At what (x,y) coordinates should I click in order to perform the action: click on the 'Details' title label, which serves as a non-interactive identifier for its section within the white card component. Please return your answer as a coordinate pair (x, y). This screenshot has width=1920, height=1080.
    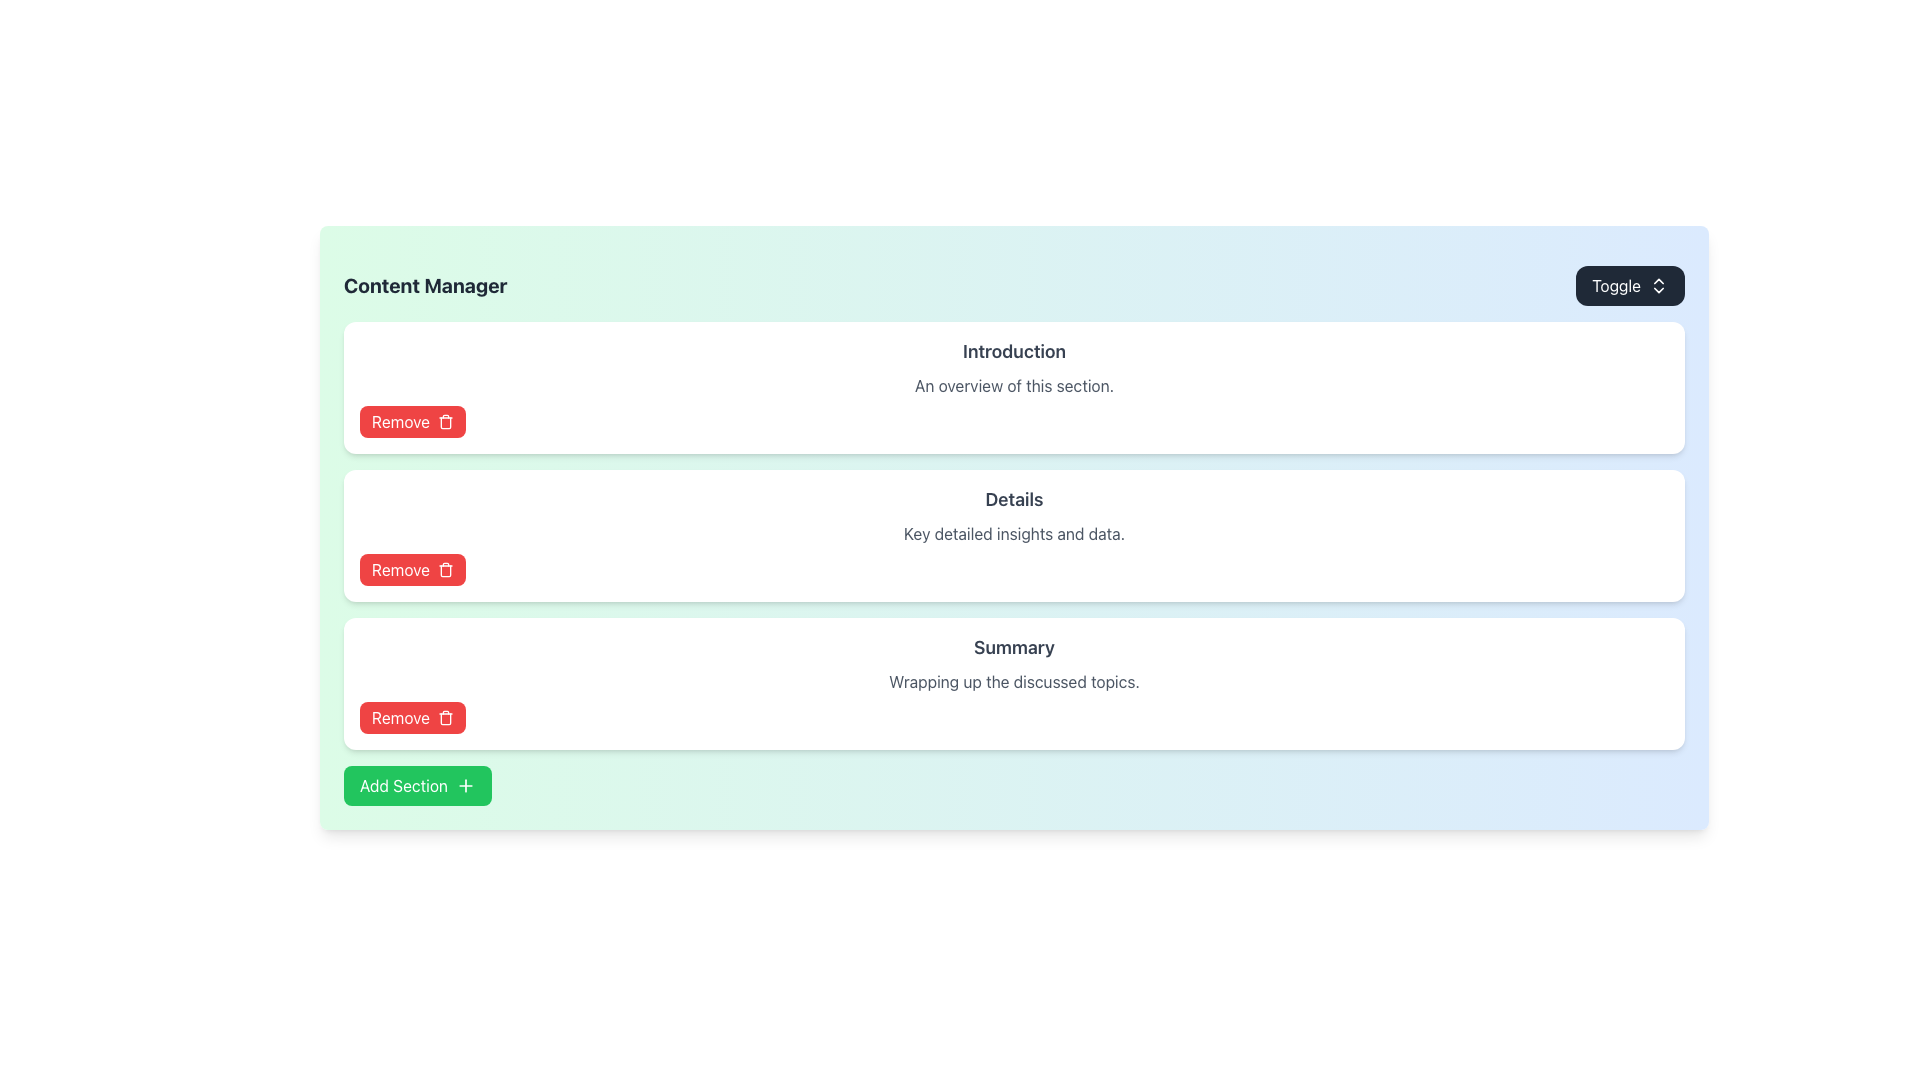
    Looking at the image, I should click on (1014, 499).